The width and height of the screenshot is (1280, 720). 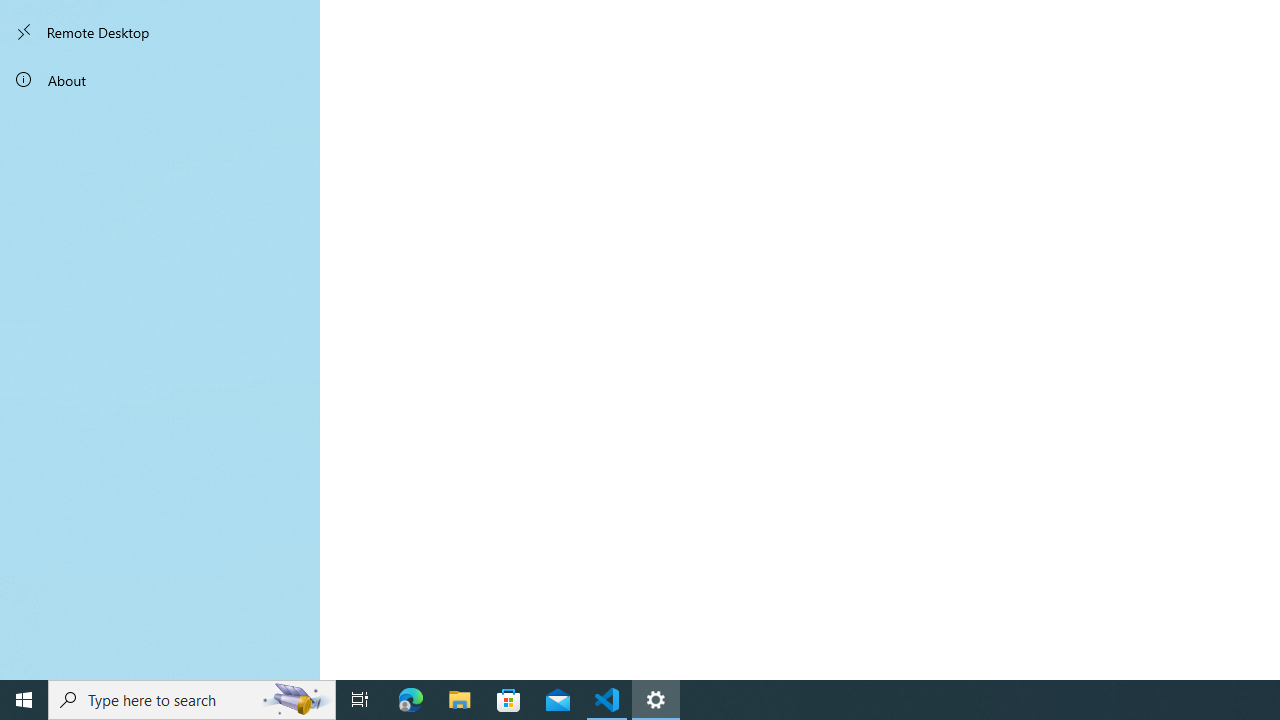 What do you see at coordinates (294, 698) in the screenshot?
I see `'Search highlights icon opens search home window'` at bounding box center [294, 698].